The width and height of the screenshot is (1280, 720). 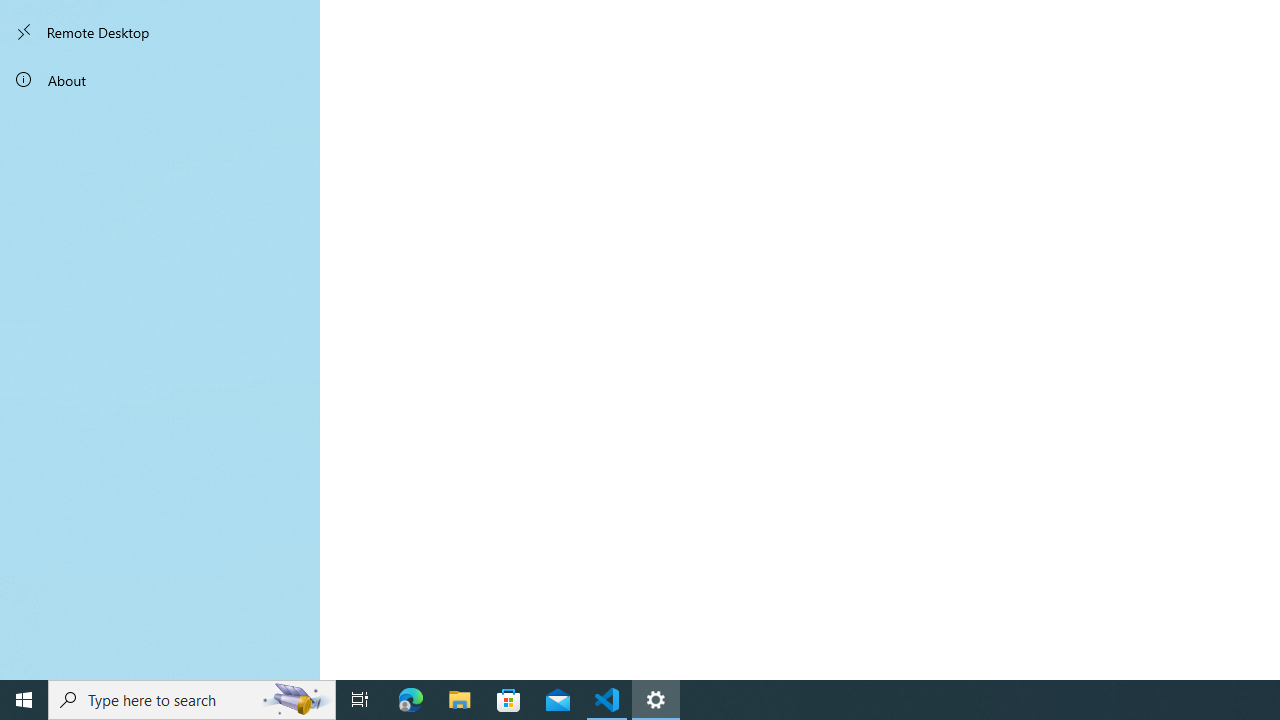 What do you see at coordinates (294, 698) in the screenshot?
I see `'Search highlights icon opens search home window'` at bounding box center [294, 698].